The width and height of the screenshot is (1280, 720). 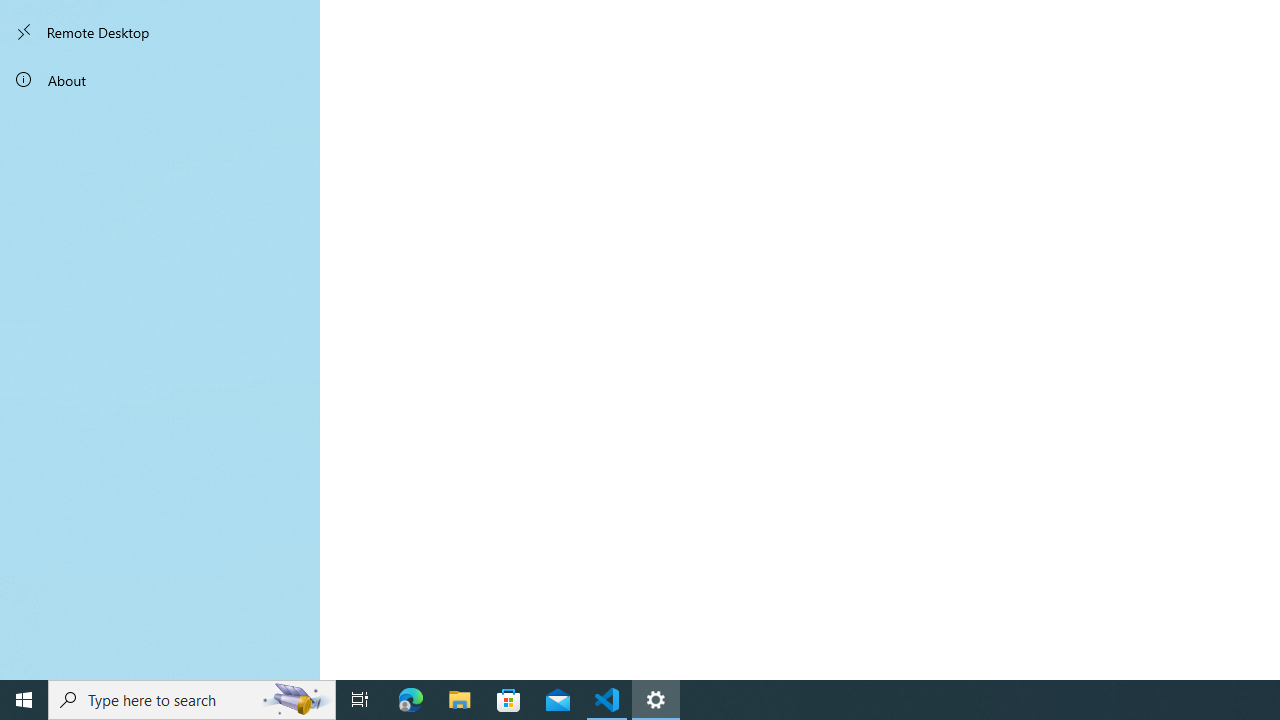 What do you see at coordinates (294, 698) in the screenshot?
I see `'Search highlights icon opens search home window'` at bounding box center [294, 698].